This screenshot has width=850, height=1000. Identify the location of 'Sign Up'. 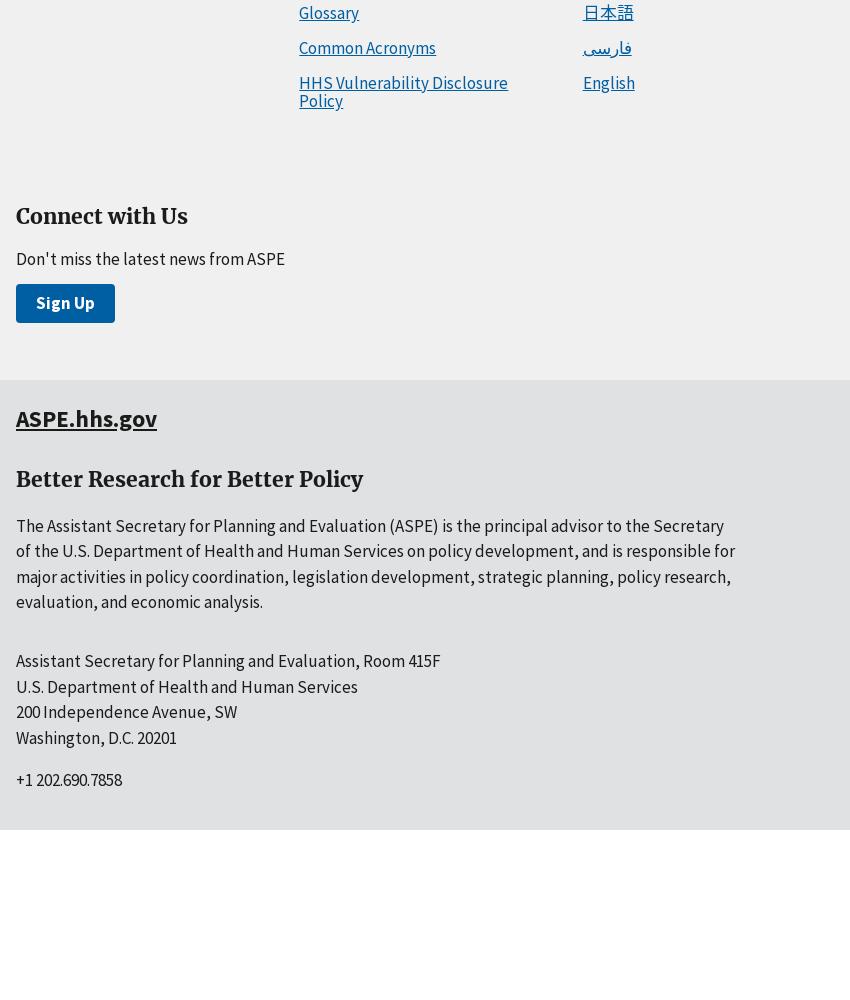
(65, 302).